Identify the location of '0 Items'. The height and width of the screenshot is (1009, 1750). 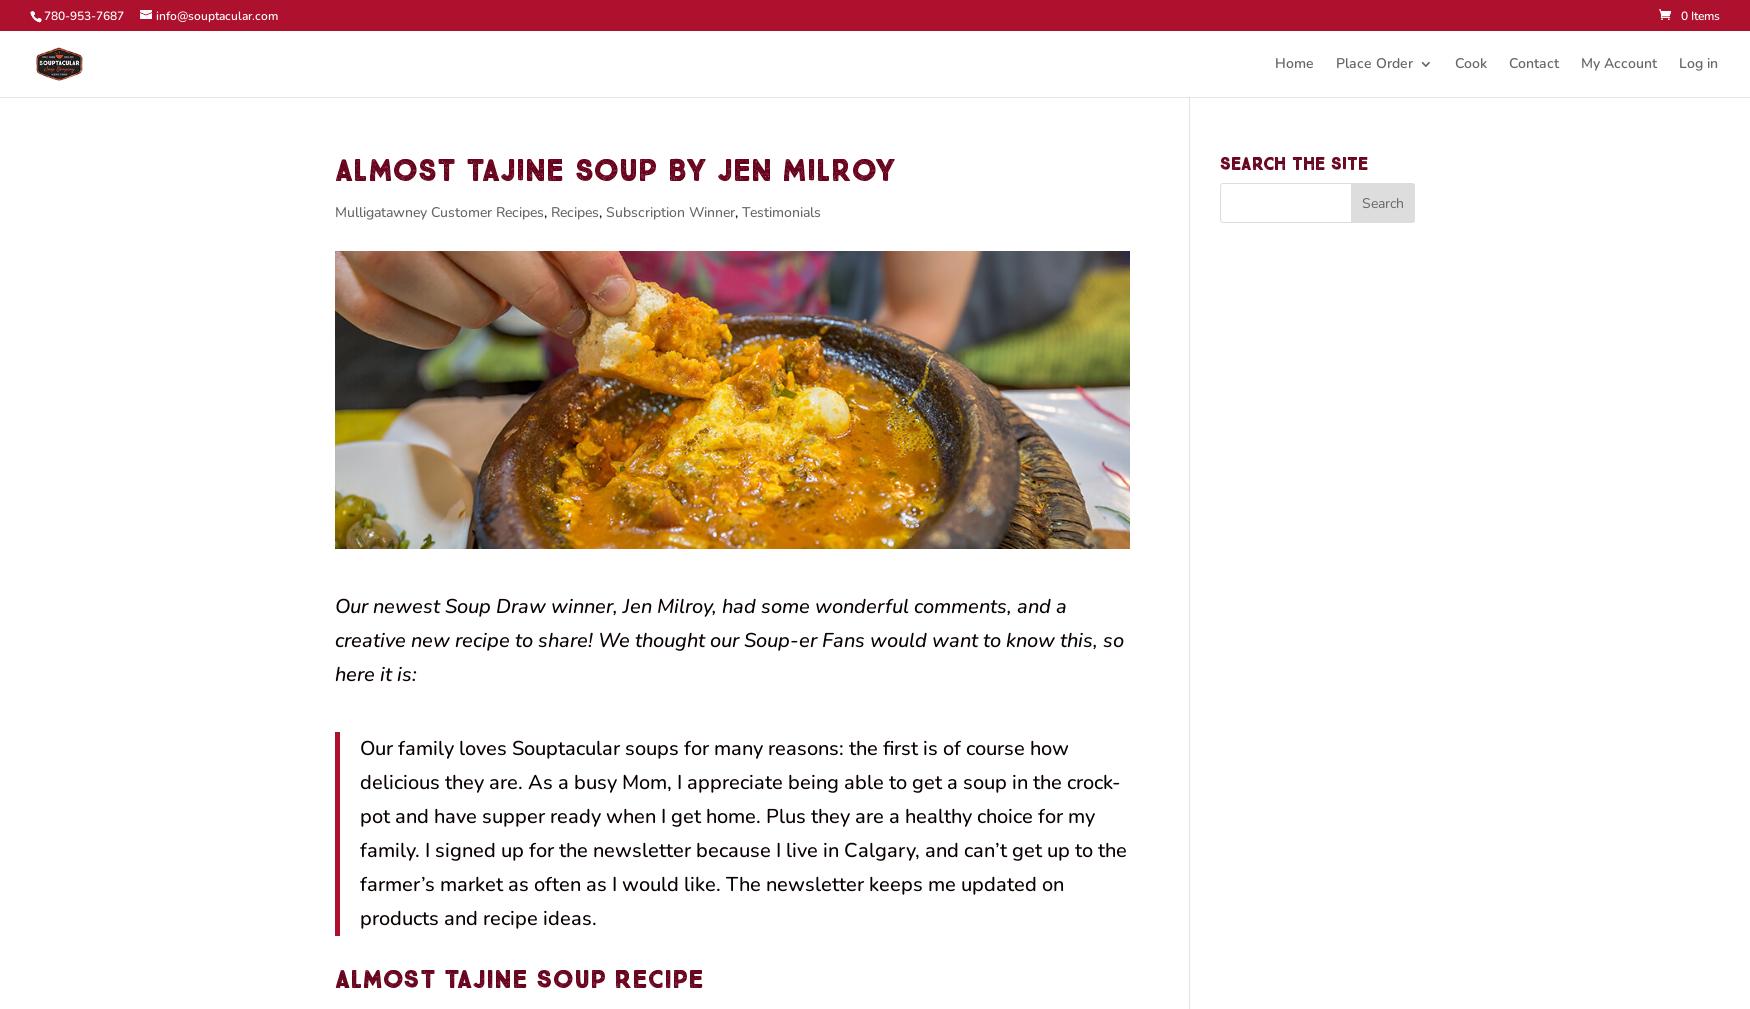
(1700, 15).